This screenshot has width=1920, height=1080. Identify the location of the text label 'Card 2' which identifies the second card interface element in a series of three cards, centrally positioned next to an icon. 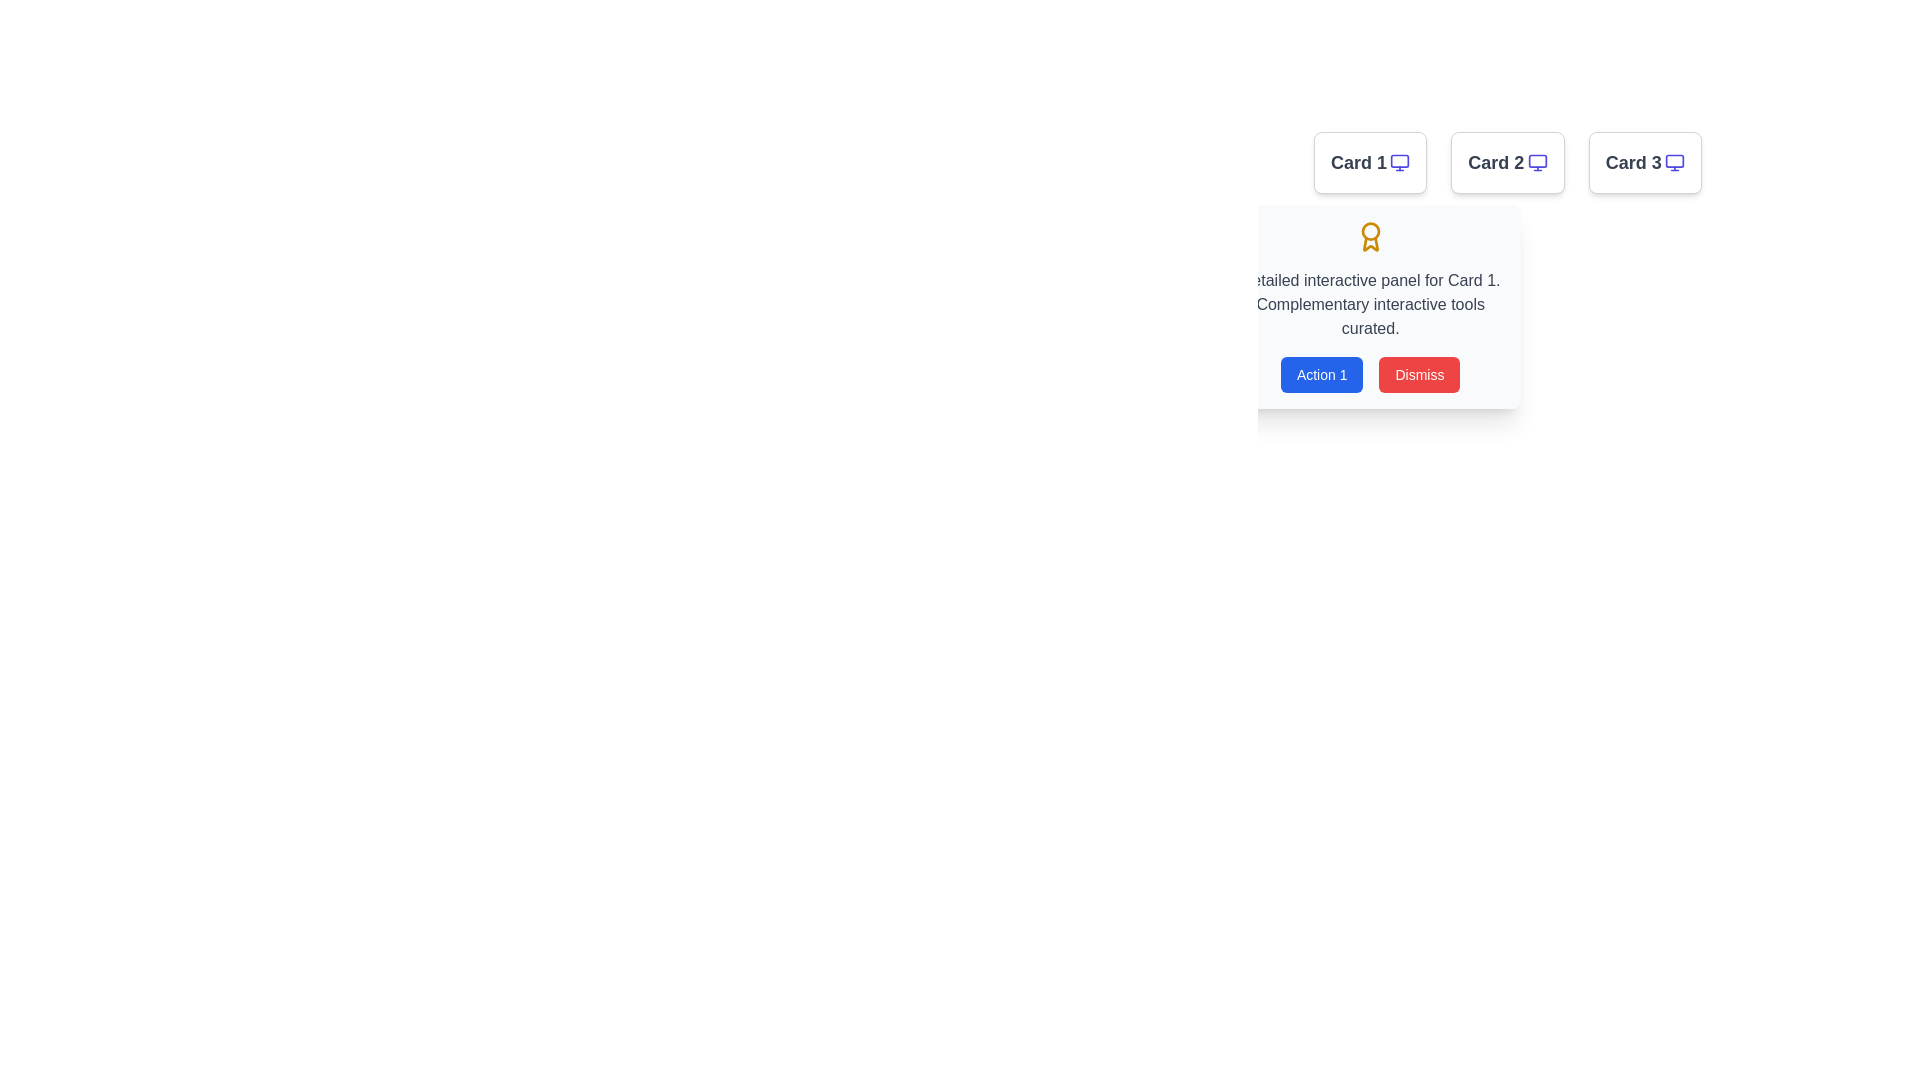
(1496, 161).